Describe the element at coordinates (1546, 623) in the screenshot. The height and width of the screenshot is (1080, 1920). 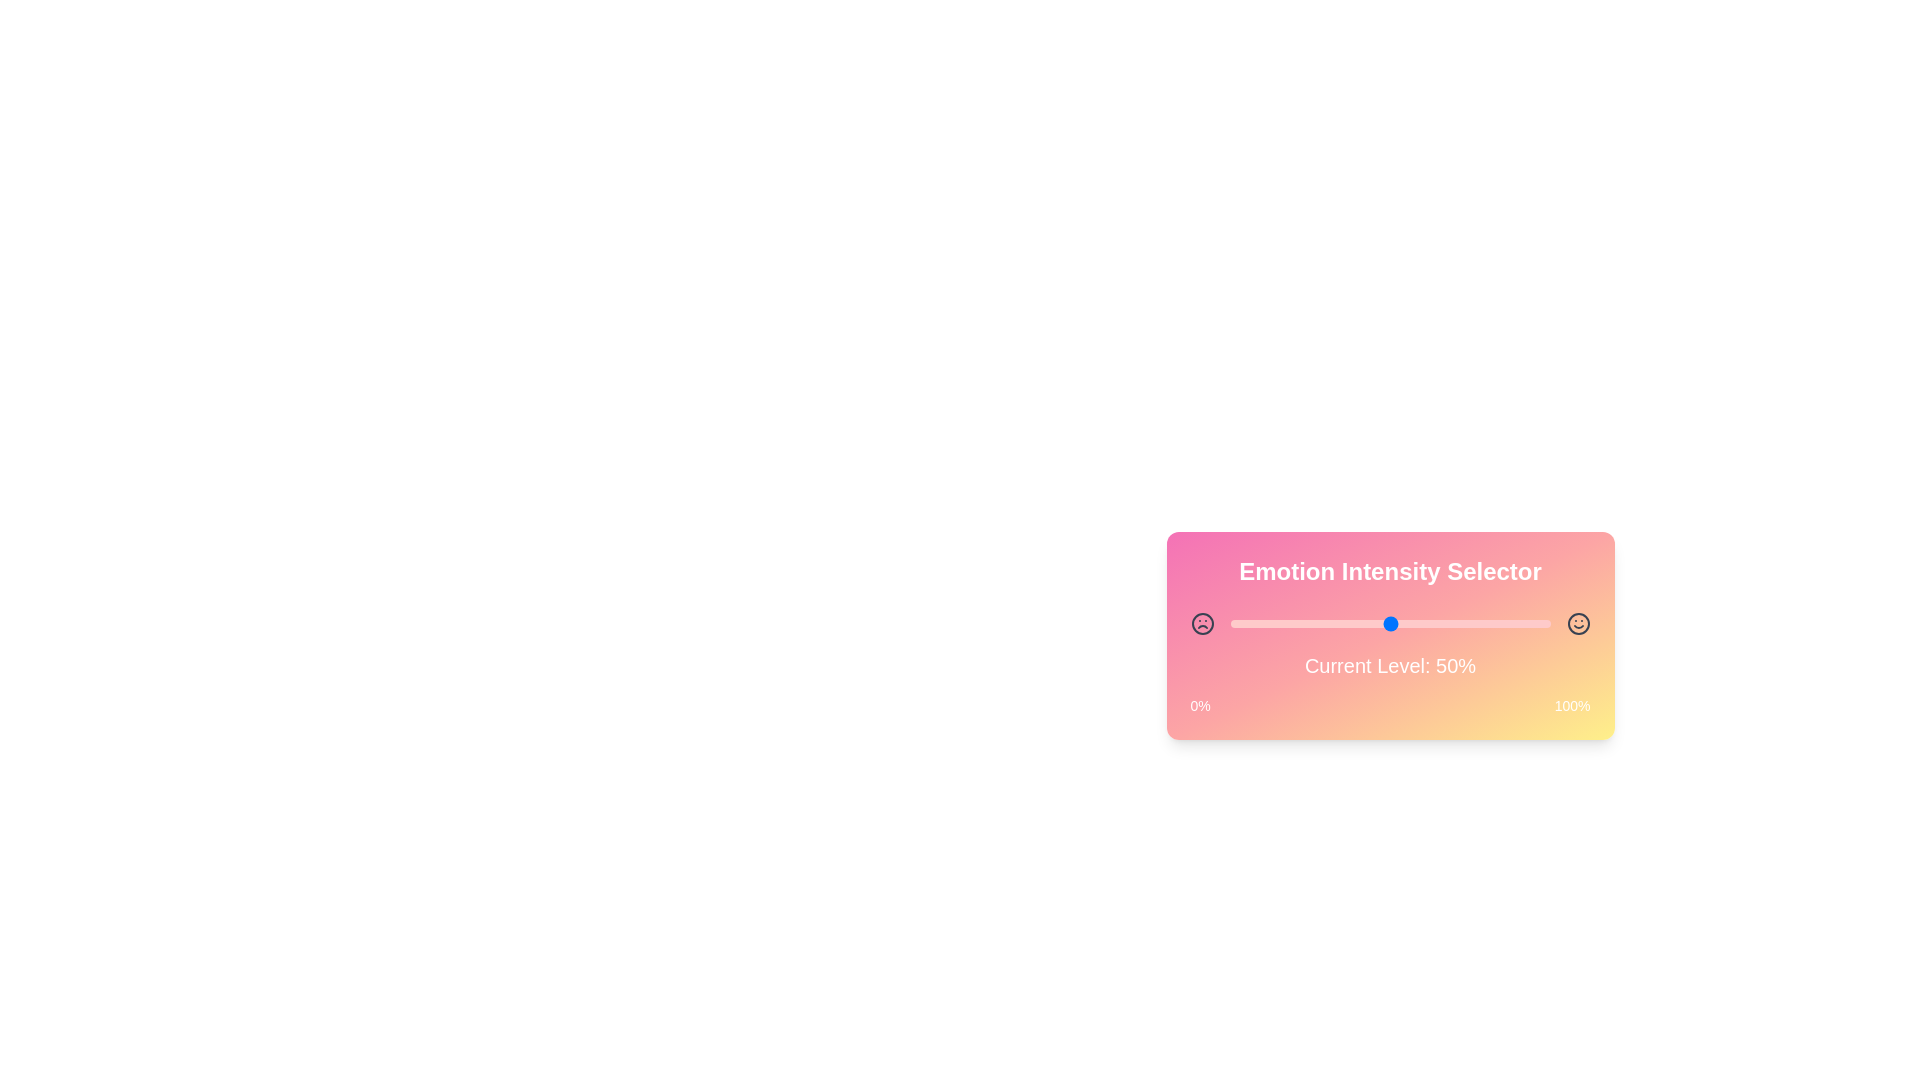
I see `the emotion level to 99% by interacting with the slider` at that location.